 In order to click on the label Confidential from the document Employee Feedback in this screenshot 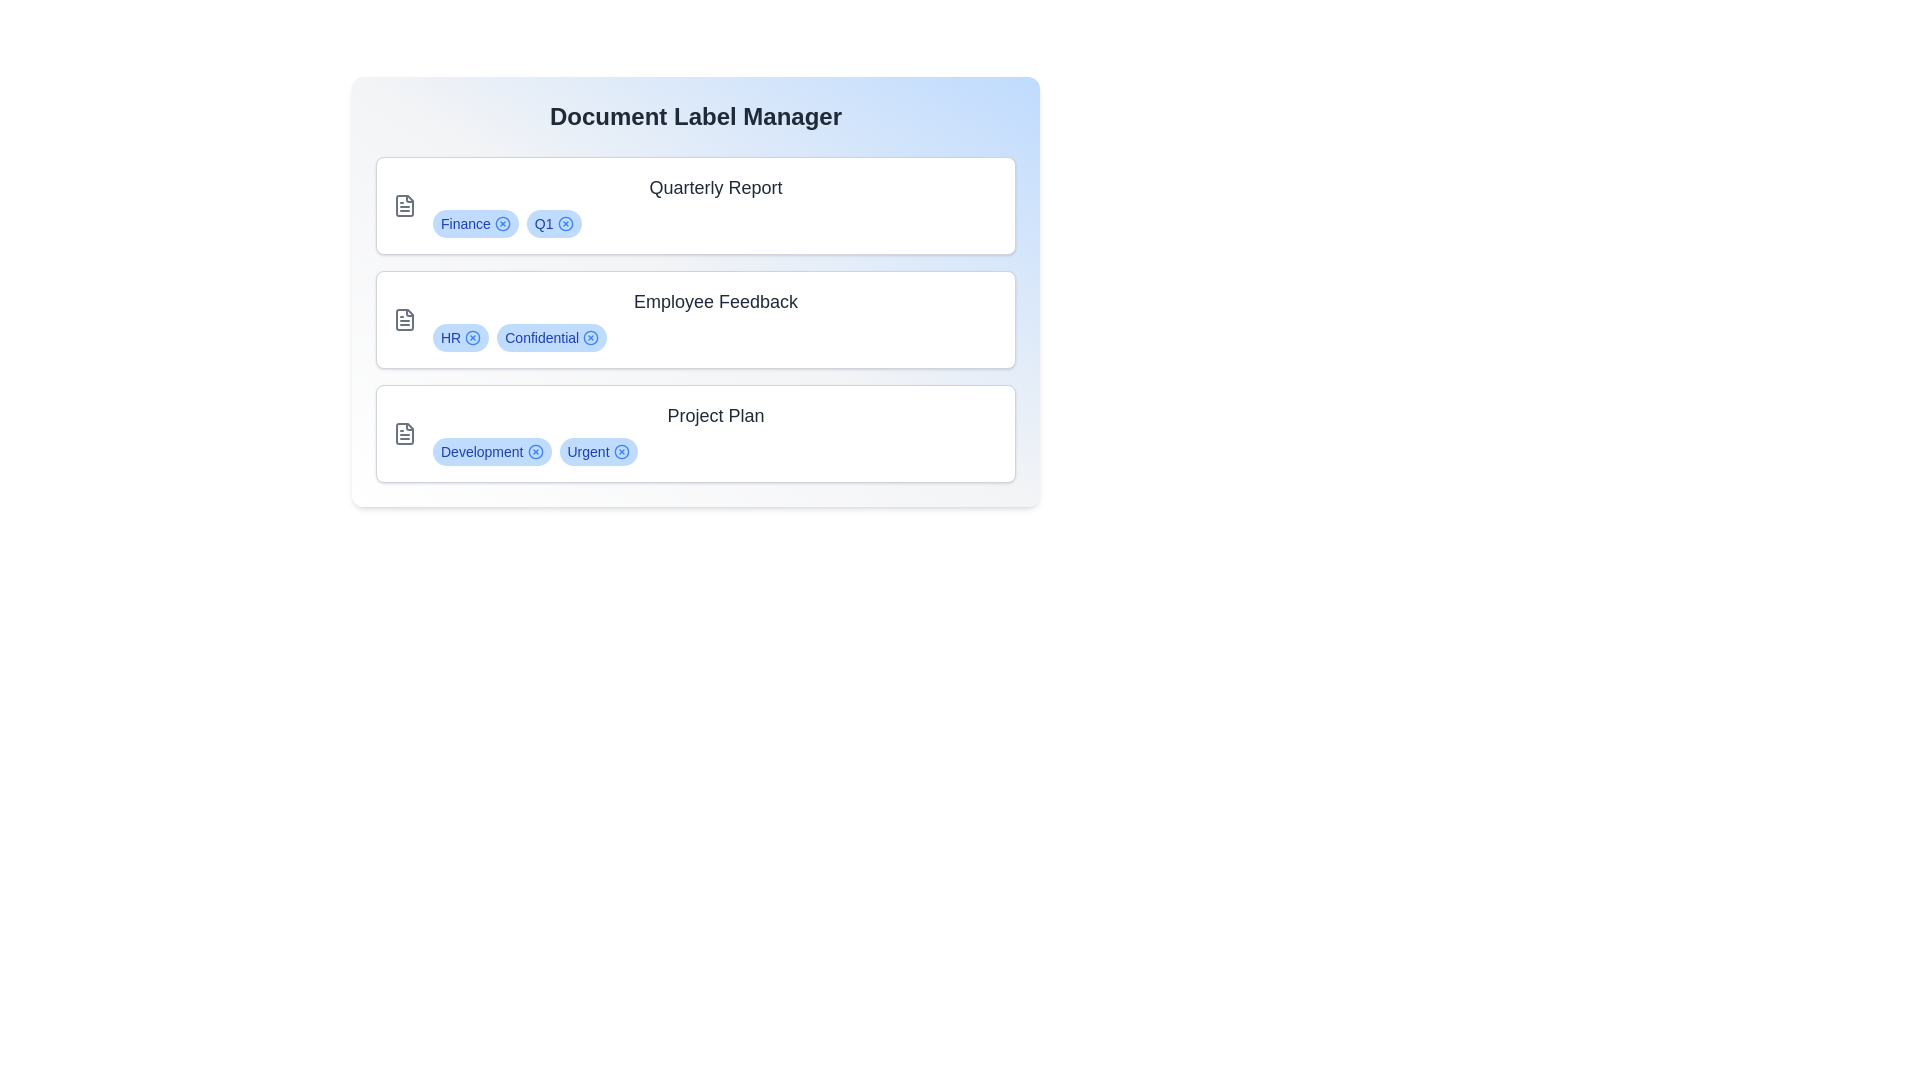, I will do `click(589, 337)`.